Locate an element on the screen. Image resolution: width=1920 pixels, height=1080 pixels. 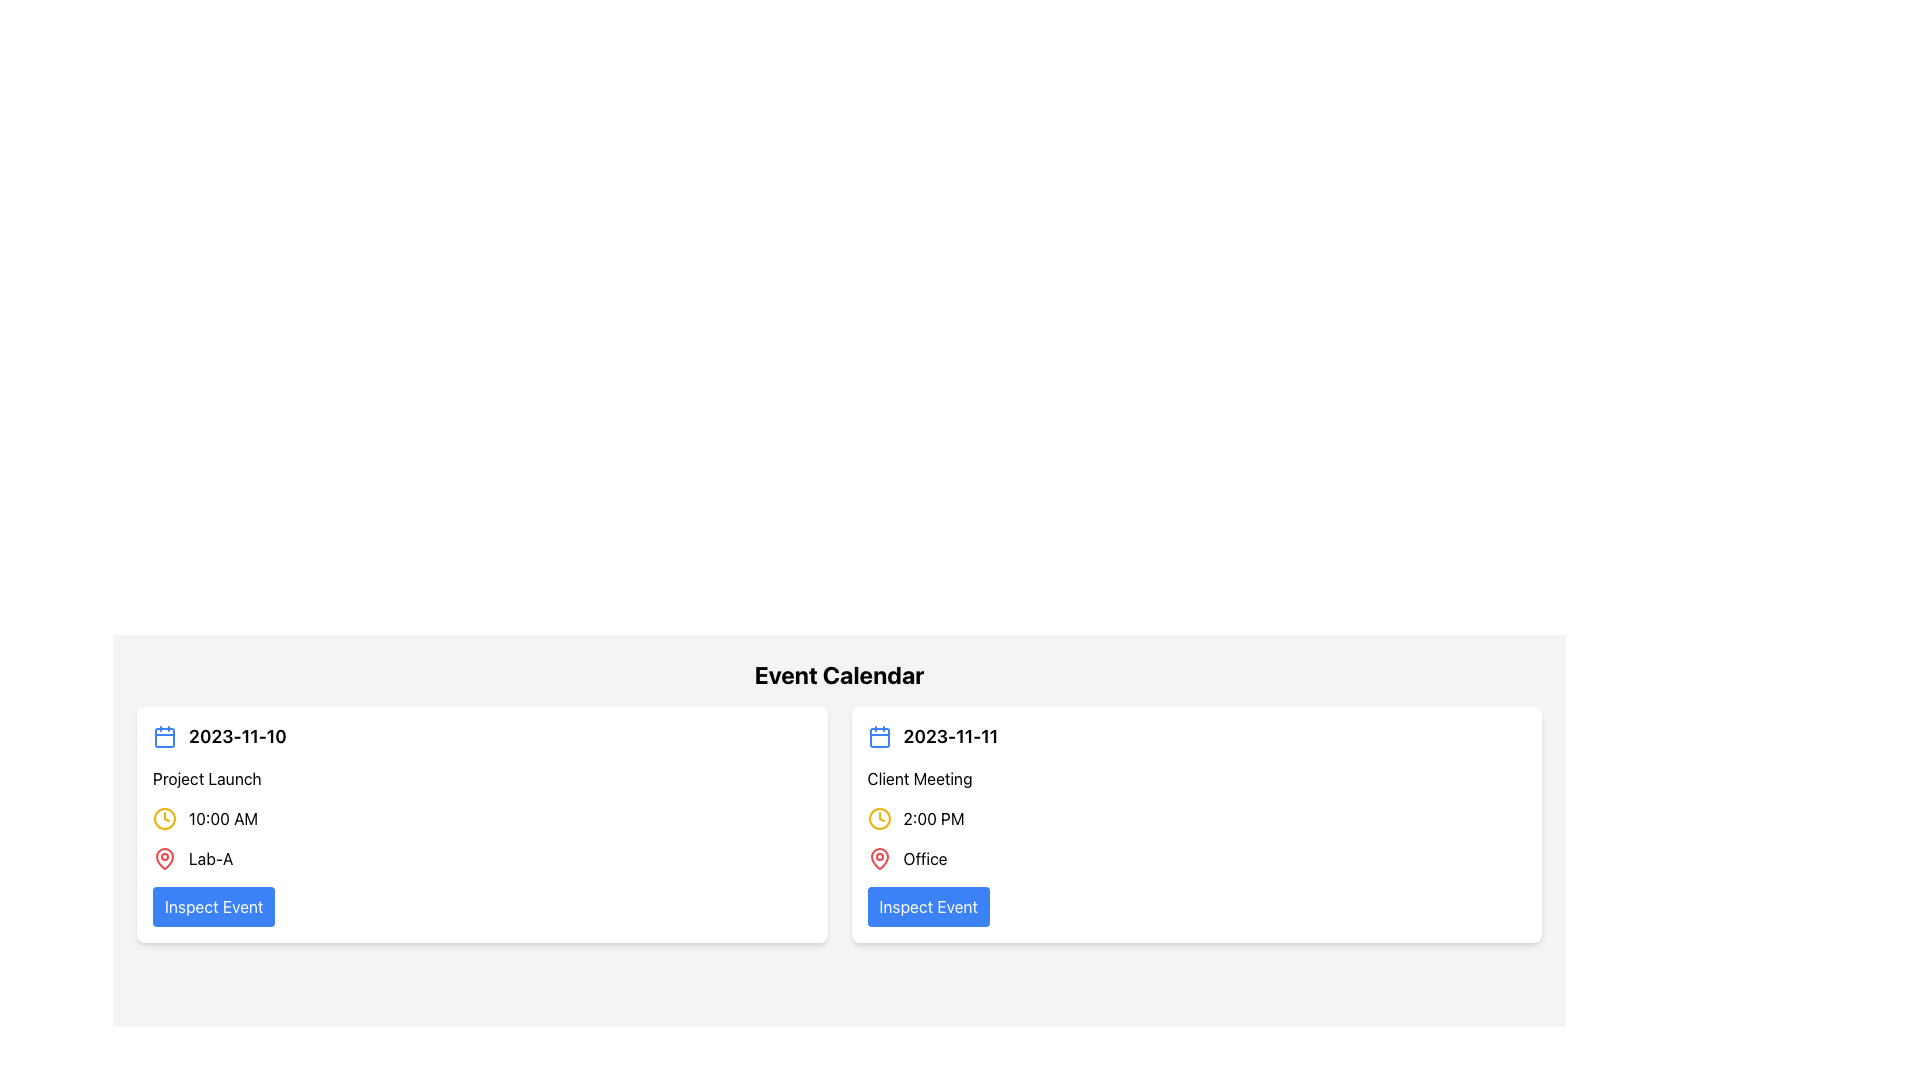
the blue calendar icon located at the upper-left corner of the first event card, next to the date text '2023-11-10' is located at coordinates (164, 736).